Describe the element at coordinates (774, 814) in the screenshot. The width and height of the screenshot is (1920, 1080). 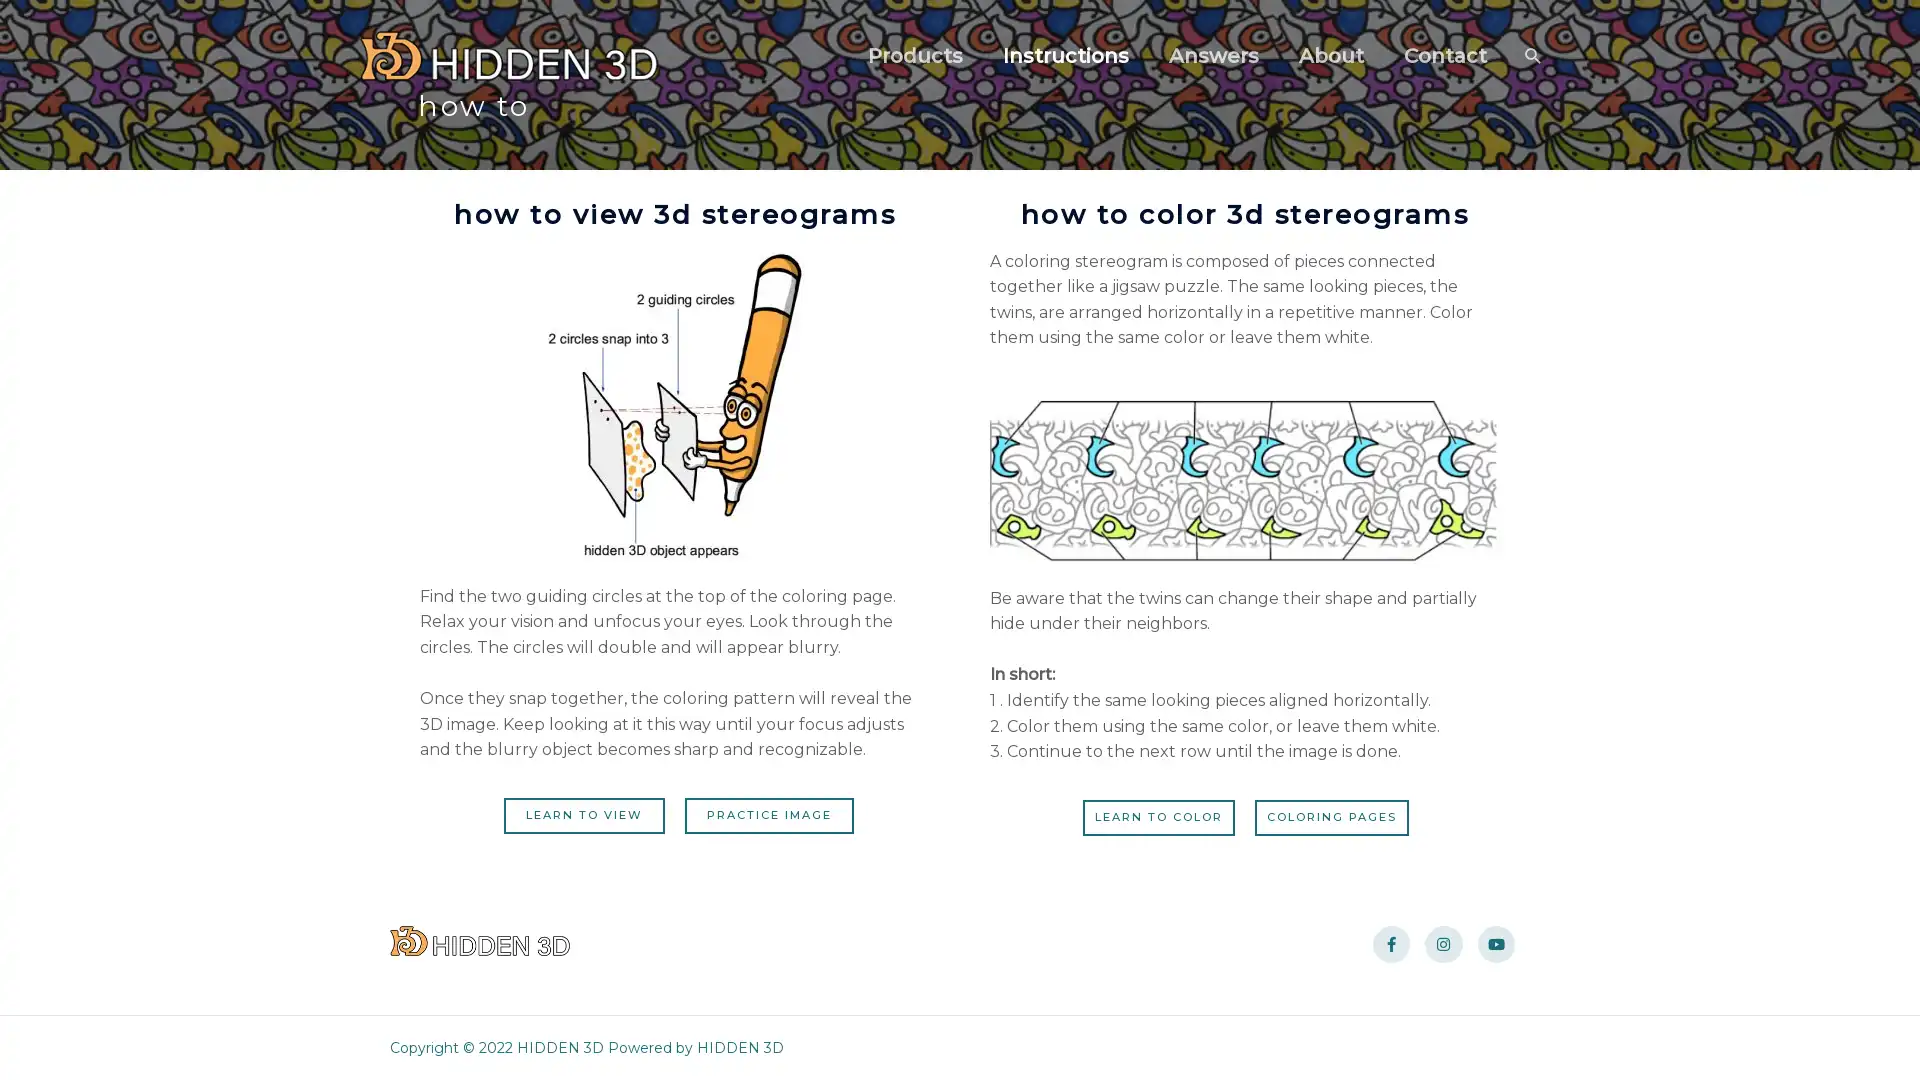
I see `PRACTICE IMAGE` at that location.